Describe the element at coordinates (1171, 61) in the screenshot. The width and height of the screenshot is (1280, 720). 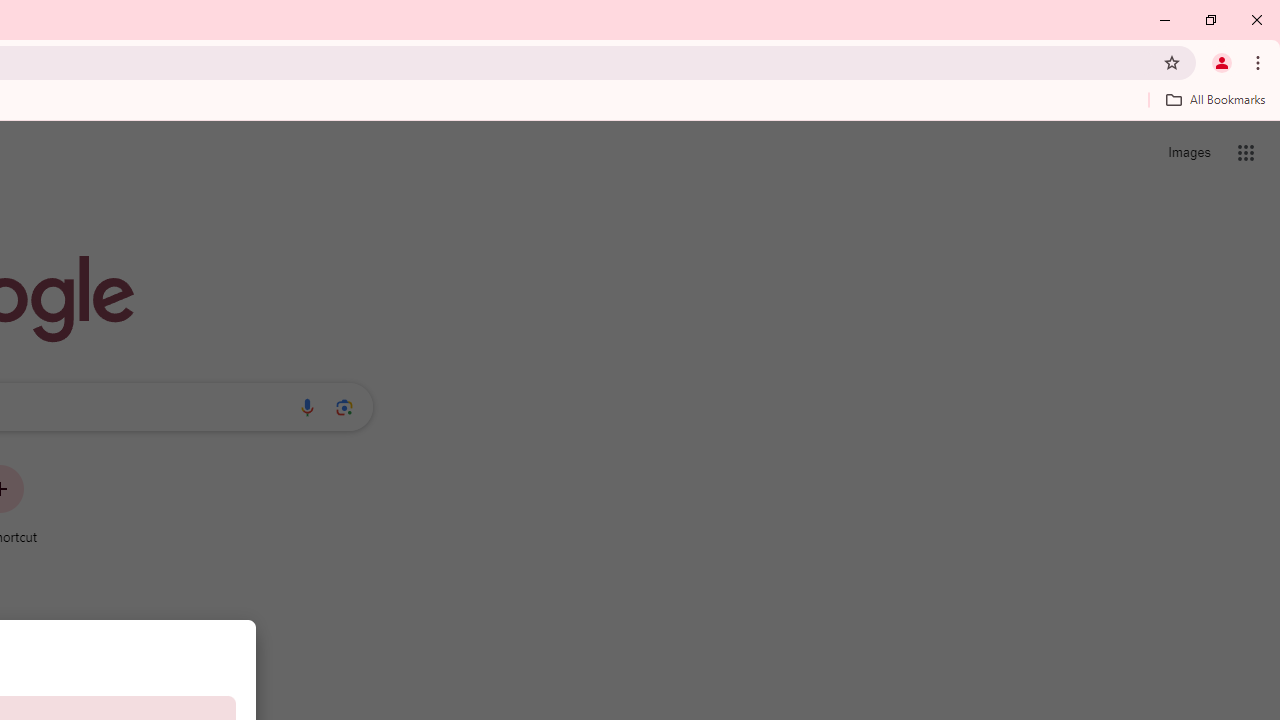
I see `'Bookmark this tab'` at that location.